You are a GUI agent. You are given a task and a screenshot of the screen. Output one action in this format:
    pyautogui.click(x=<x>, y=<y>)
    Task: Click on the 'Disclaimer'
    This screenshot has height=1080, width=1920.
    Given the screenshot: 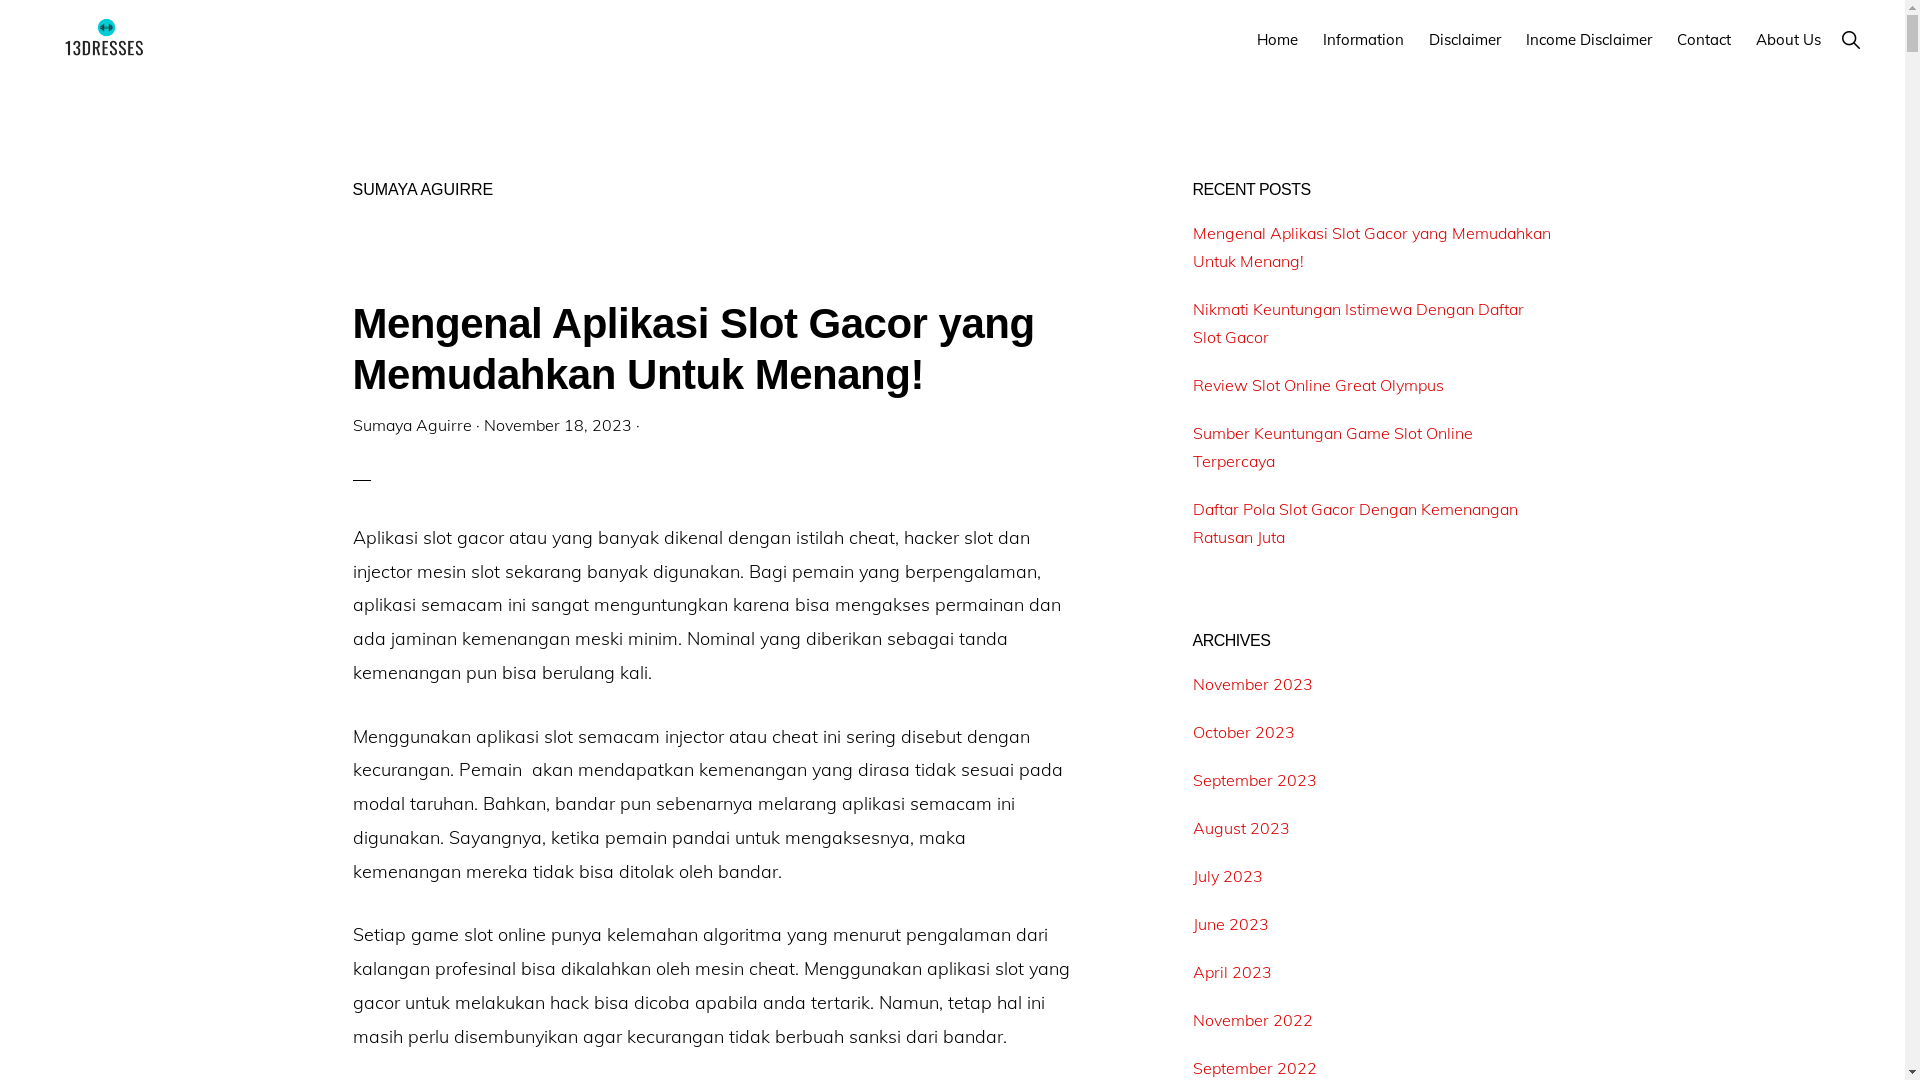 What is the action you would take?
    pyautogui.click(x=1464, y=39)
    